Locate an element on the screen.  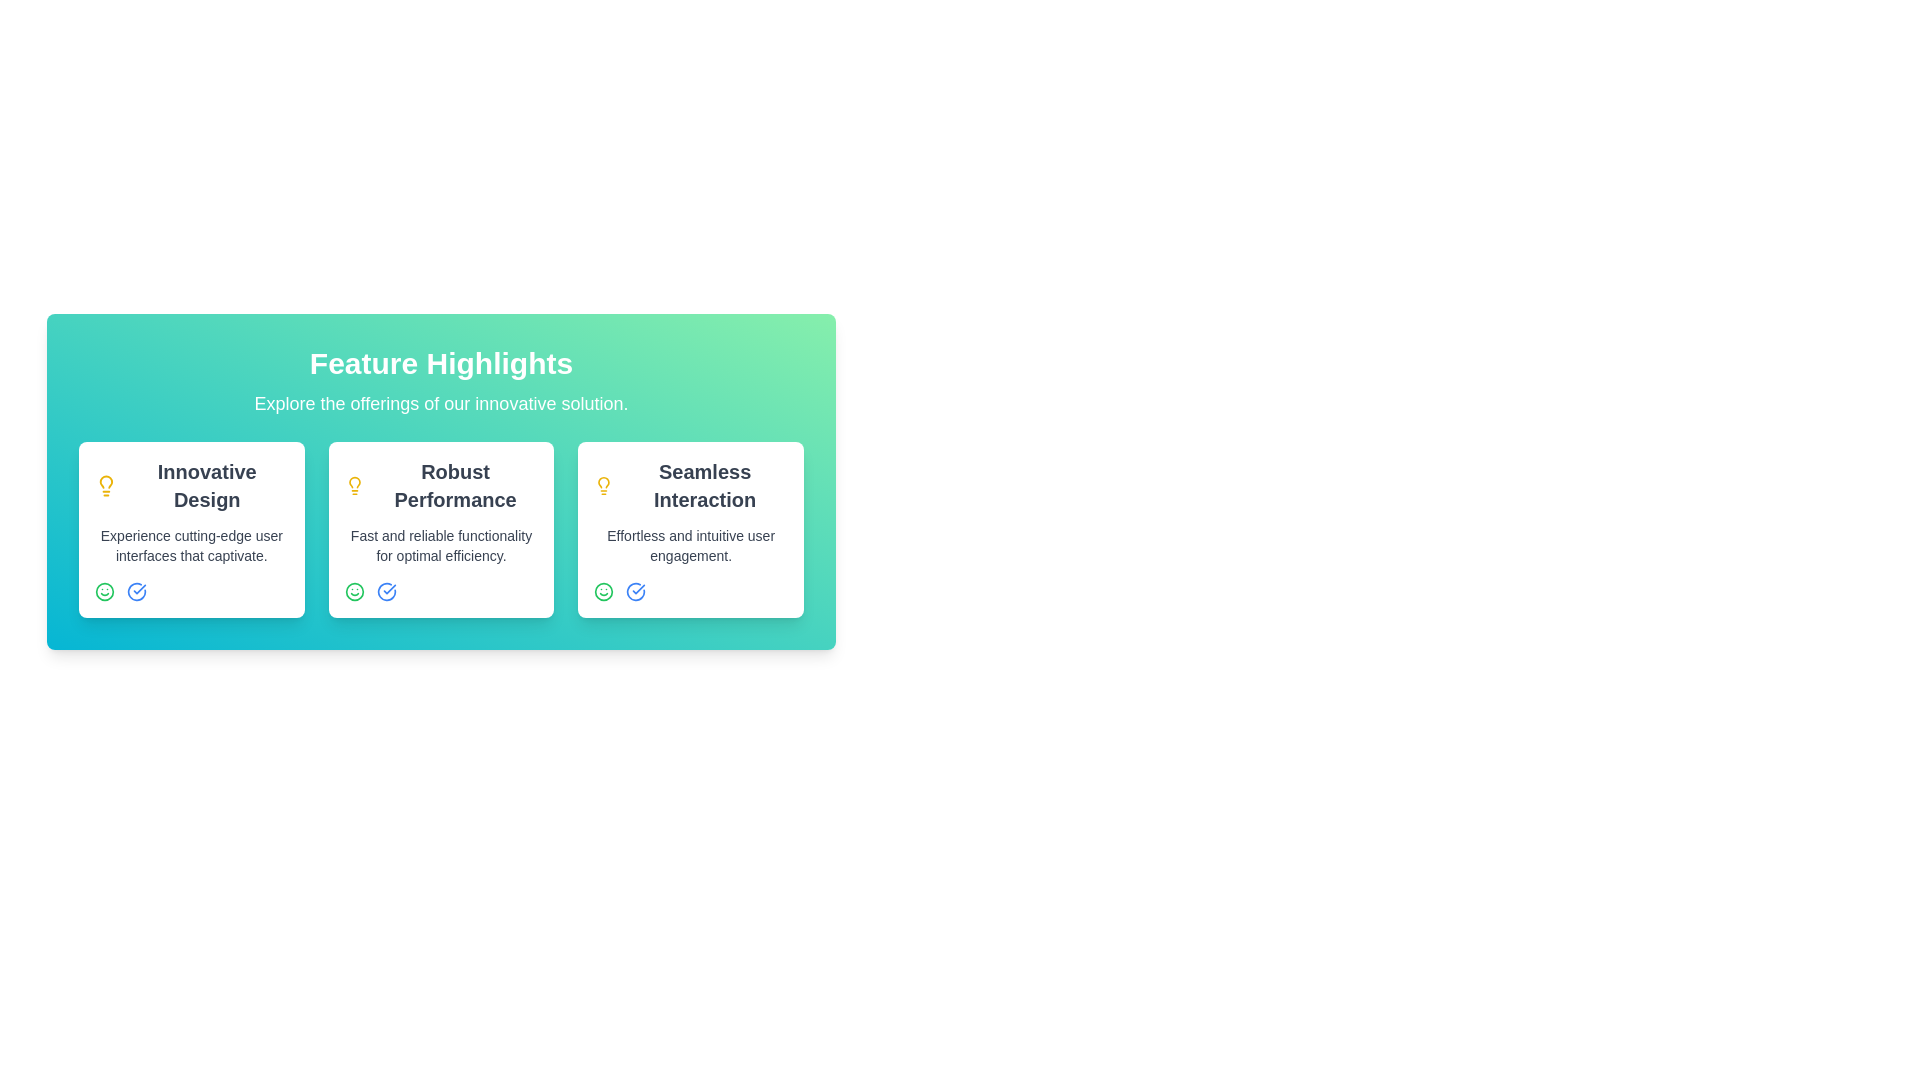
the lightbulb icon located in the top-left corner of the 'Seamless Interaction' card to trigger a tooltip or visual feedback is located at coordinates (603, 486).